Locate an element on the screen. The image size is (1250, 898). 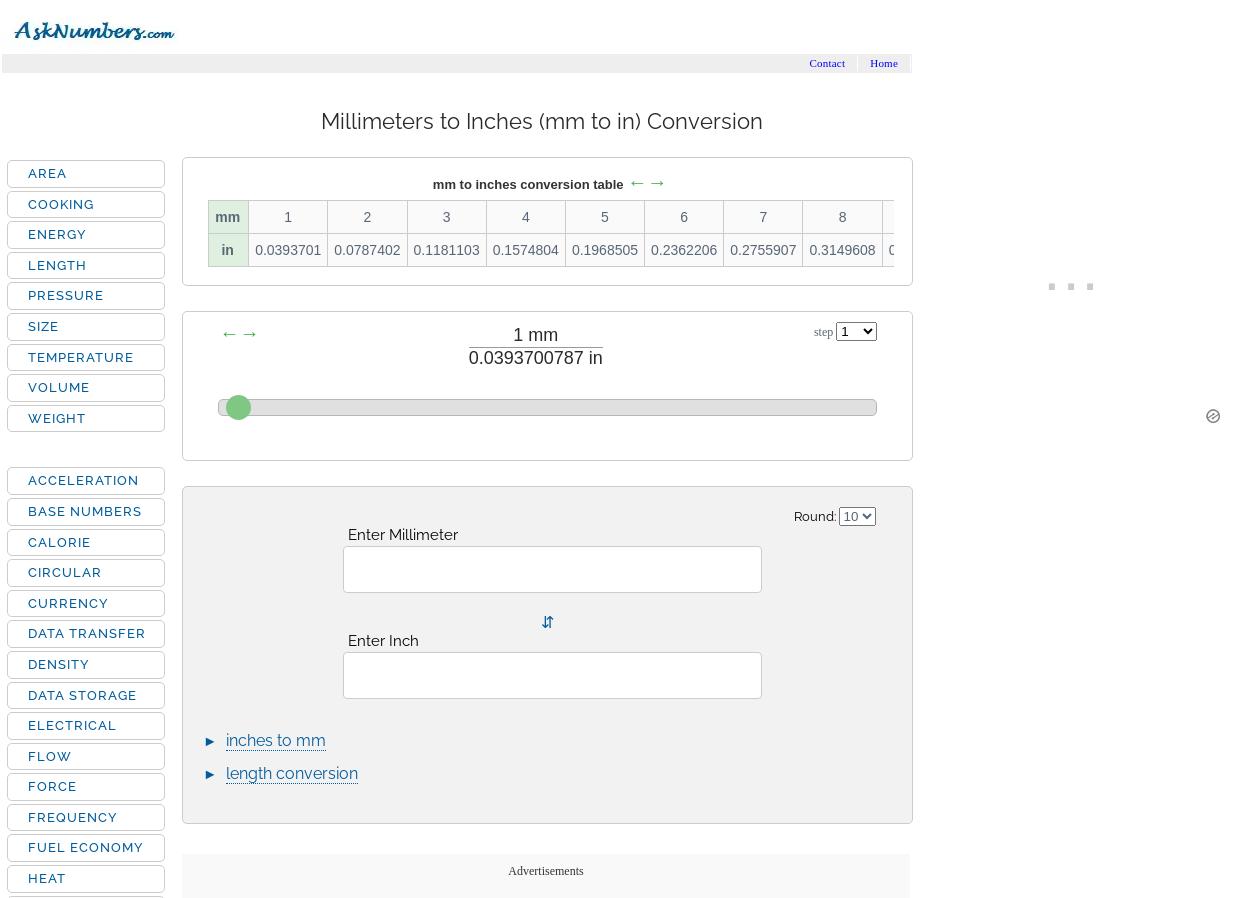
'ENERGY' is located at coordinates (57, 234).